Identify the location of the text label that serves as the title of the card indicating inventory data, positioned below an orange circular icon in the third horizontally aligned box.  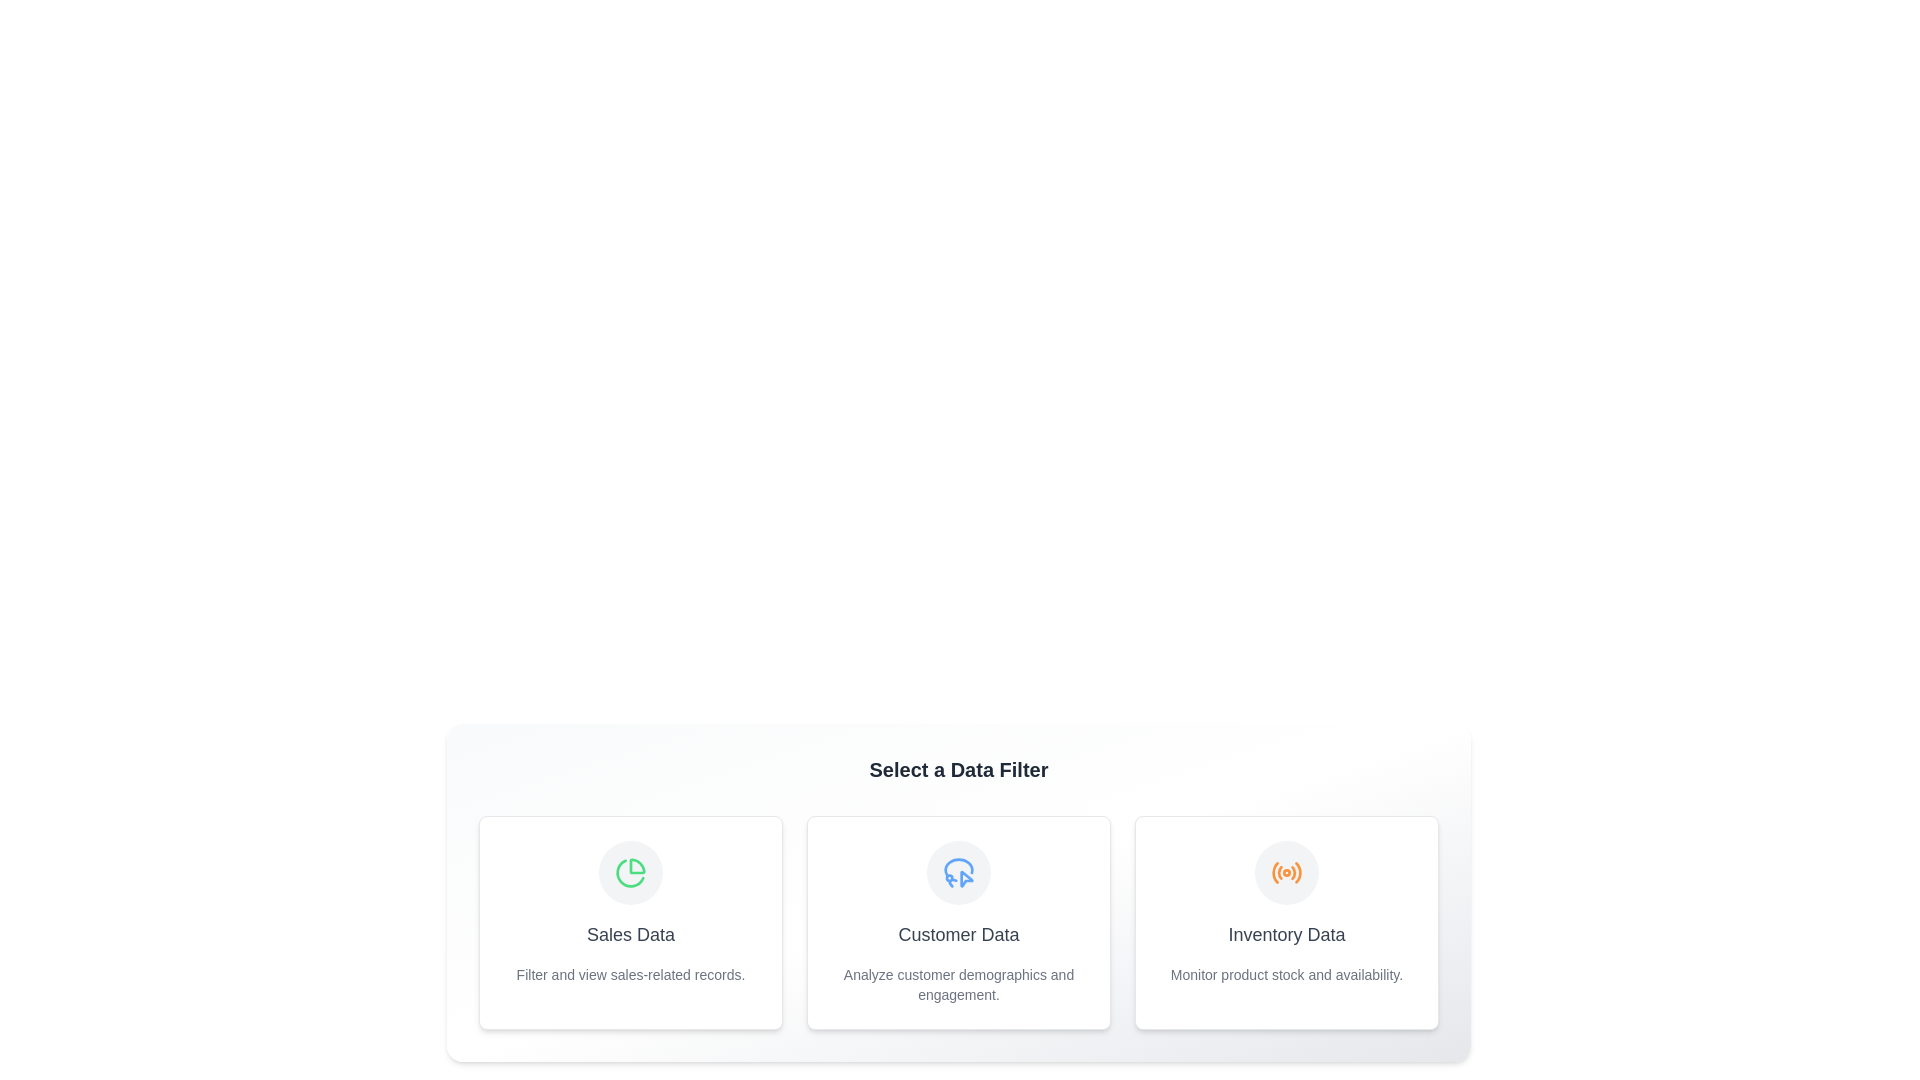
(1286, 934).